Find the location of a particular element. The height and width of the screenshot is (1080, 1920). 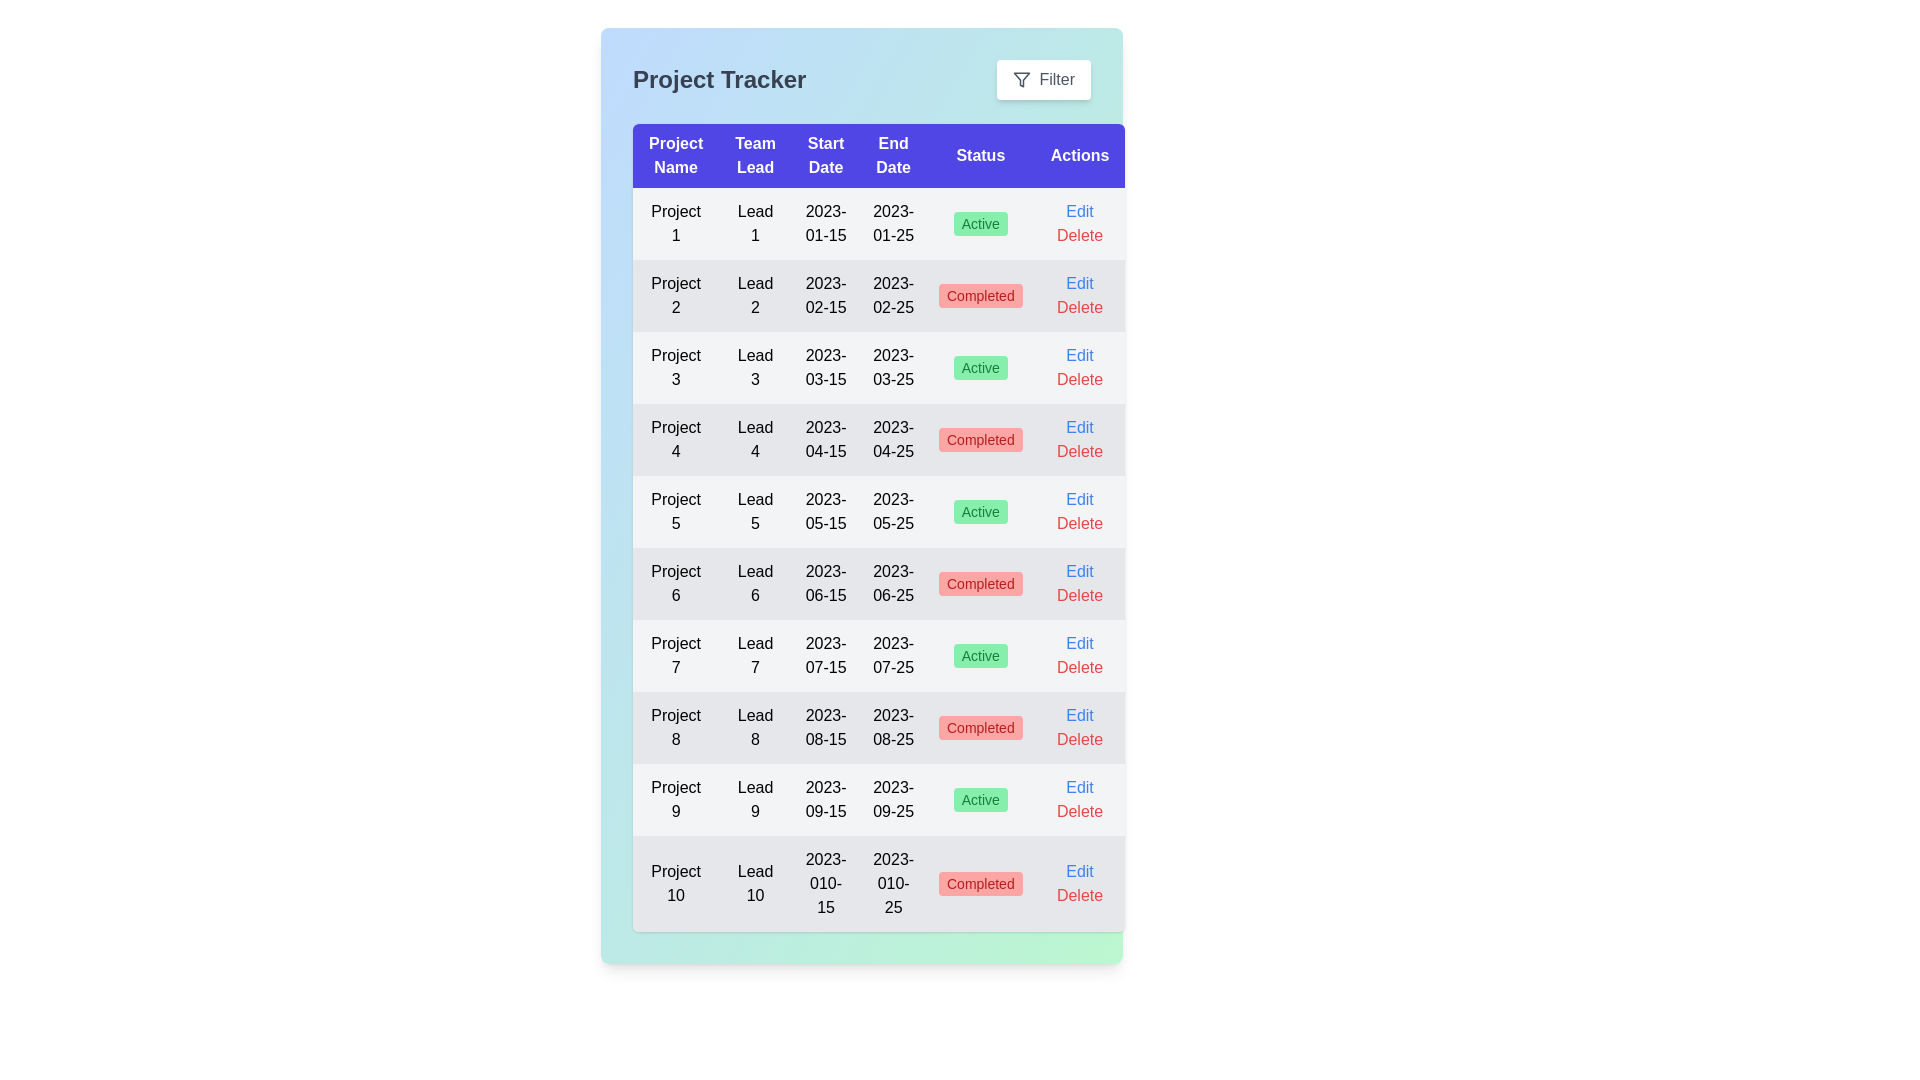

the filter button to apply filtering is located at coordinates (1042, 79).